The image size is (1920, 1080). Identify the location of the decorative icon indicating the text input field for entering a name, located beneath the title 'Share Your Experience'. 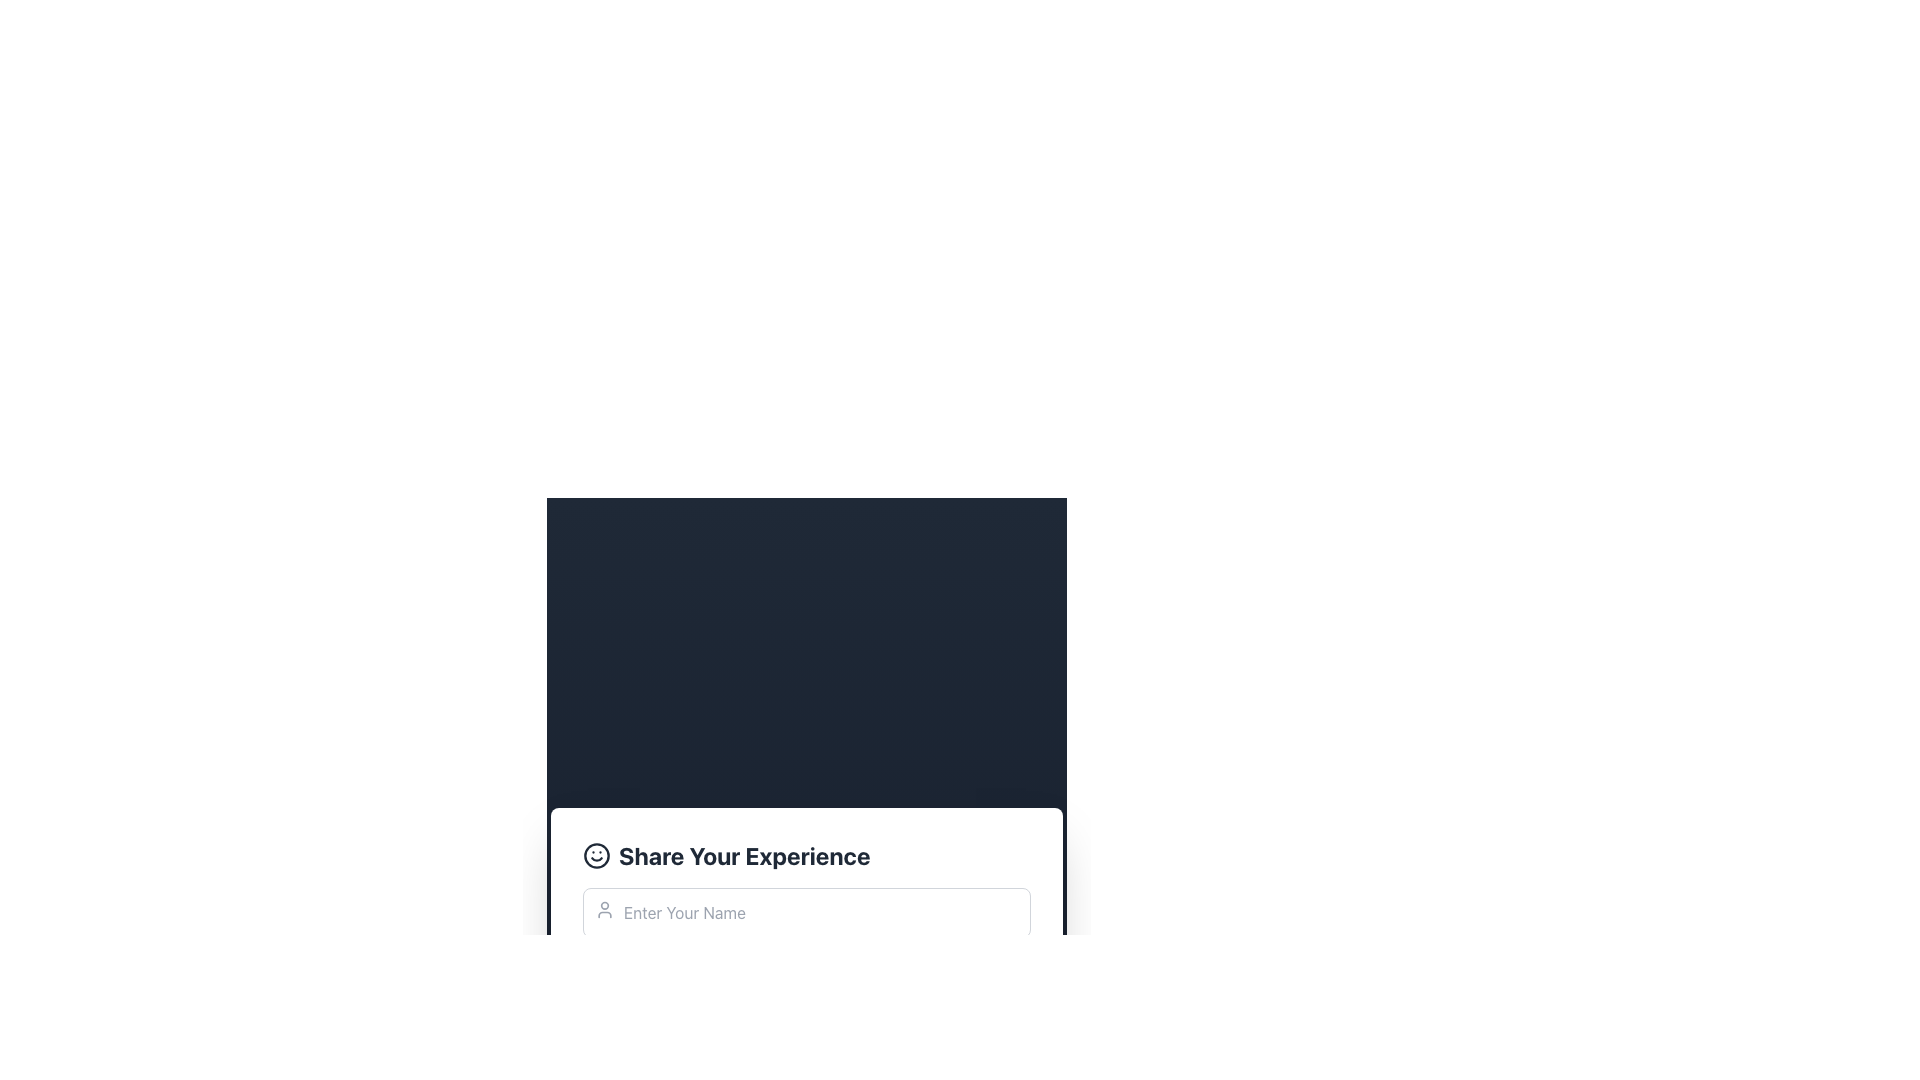
(603, 910).